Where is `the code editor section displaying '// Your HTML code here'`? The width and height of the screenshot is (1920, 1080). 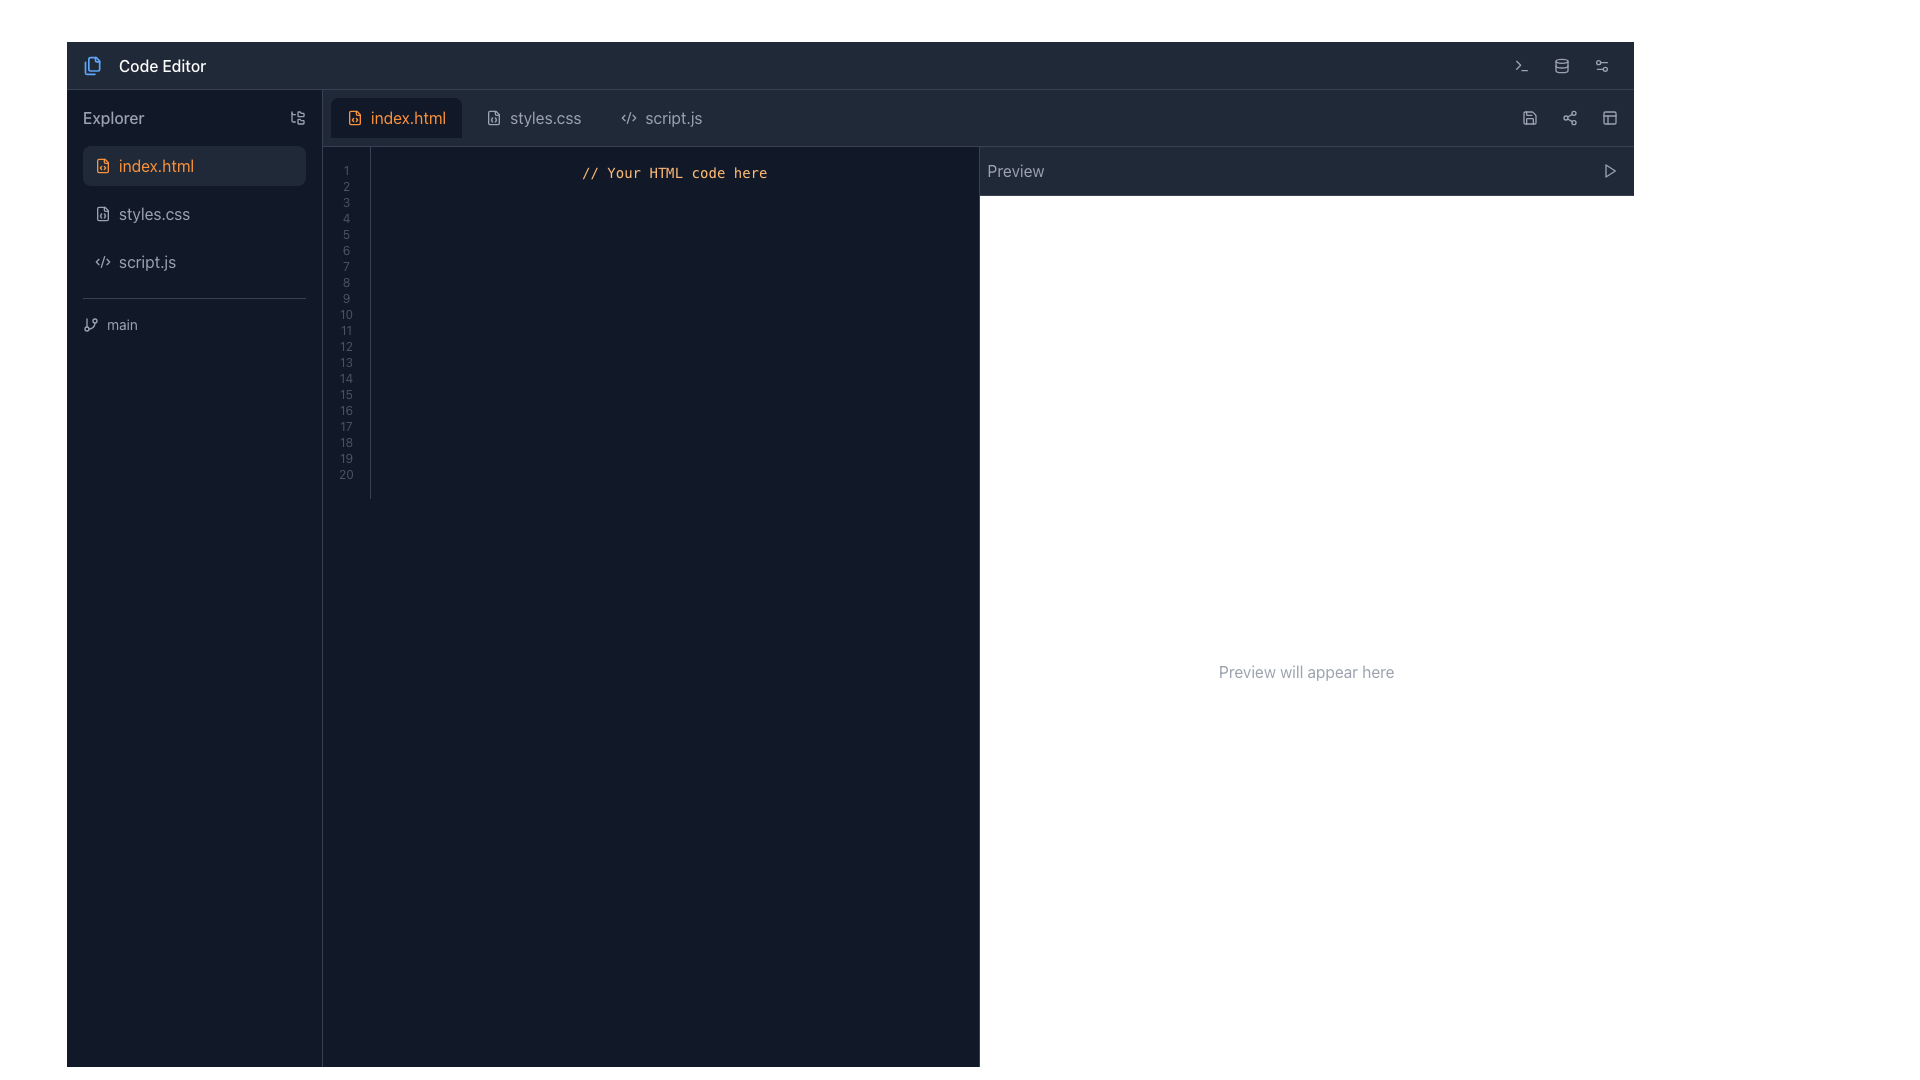 the code editor section displaying '// Your HTML code here' is located at coordinates (650, 322).